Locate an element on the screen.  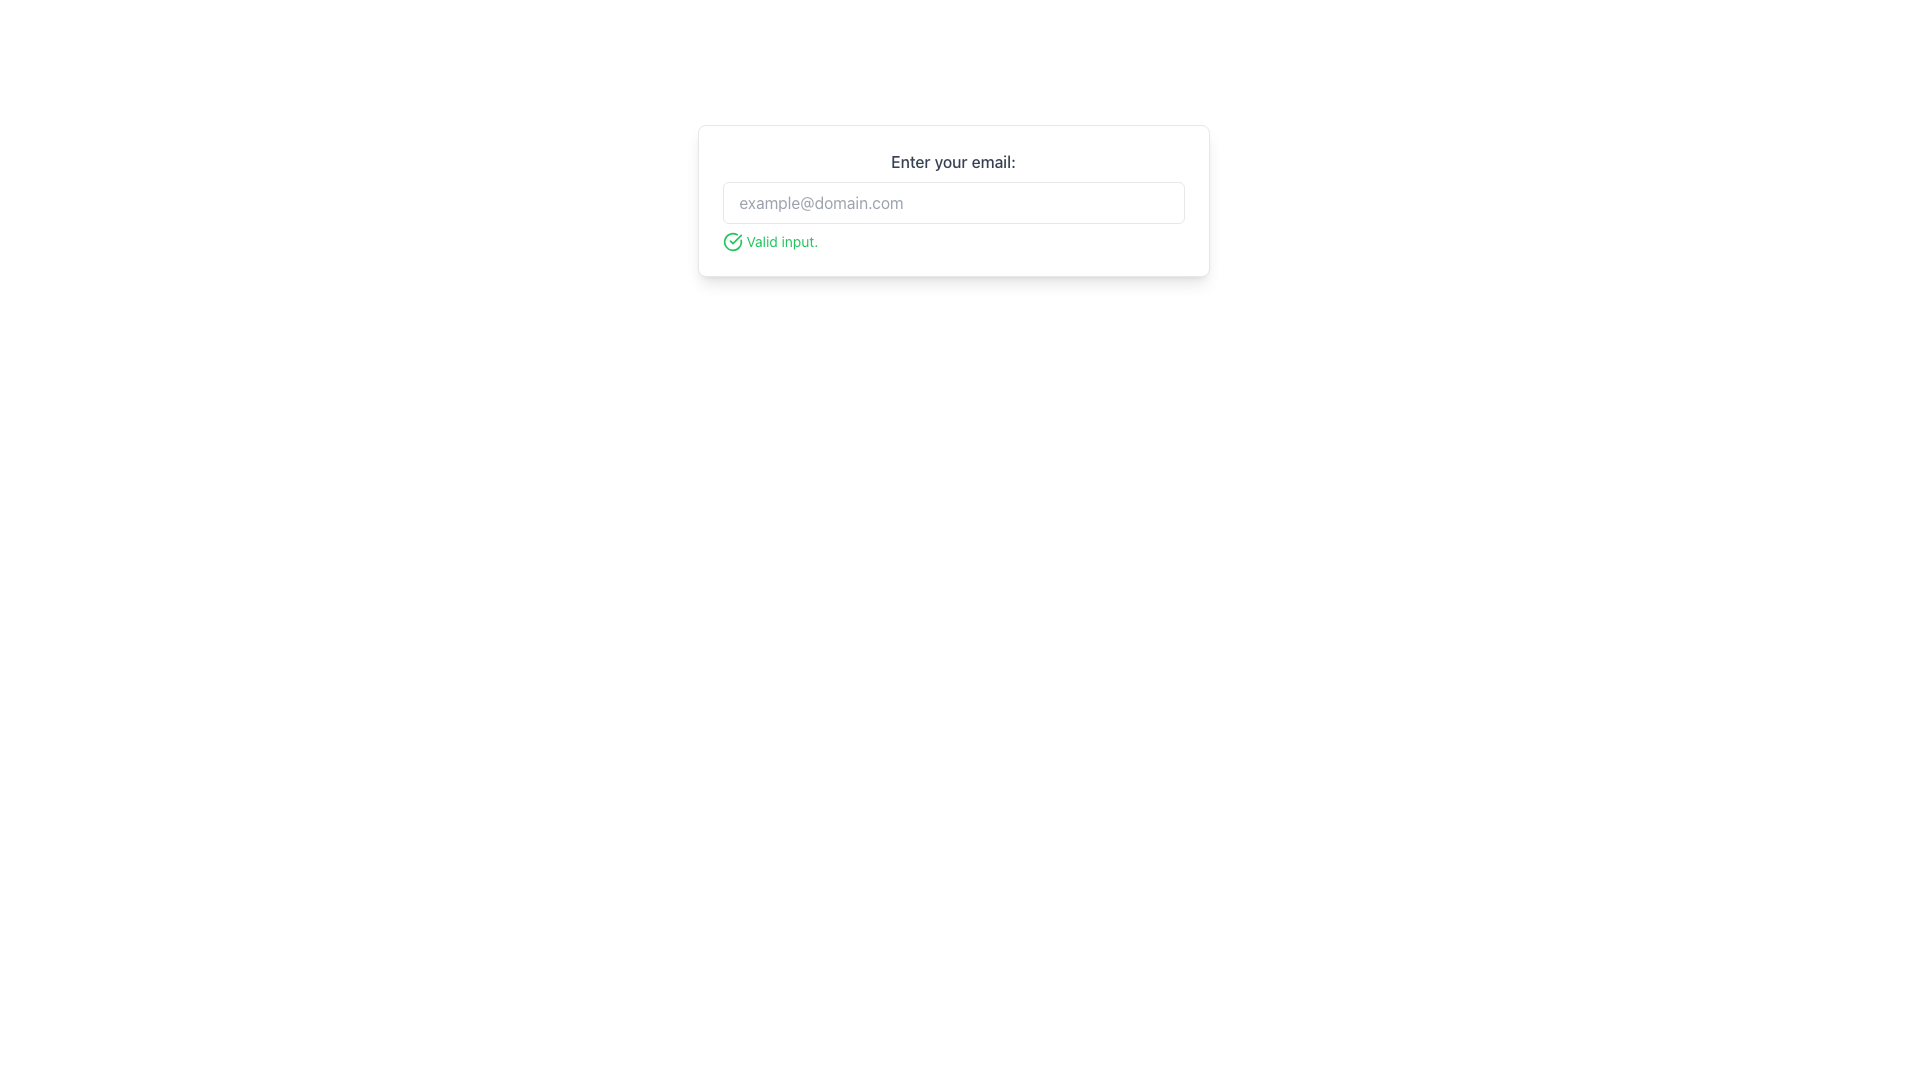
the static text element displaying 'Valid input.' which indicates a successful state, located beside a green circular checkmark icon is located at coordinates (781, 241).